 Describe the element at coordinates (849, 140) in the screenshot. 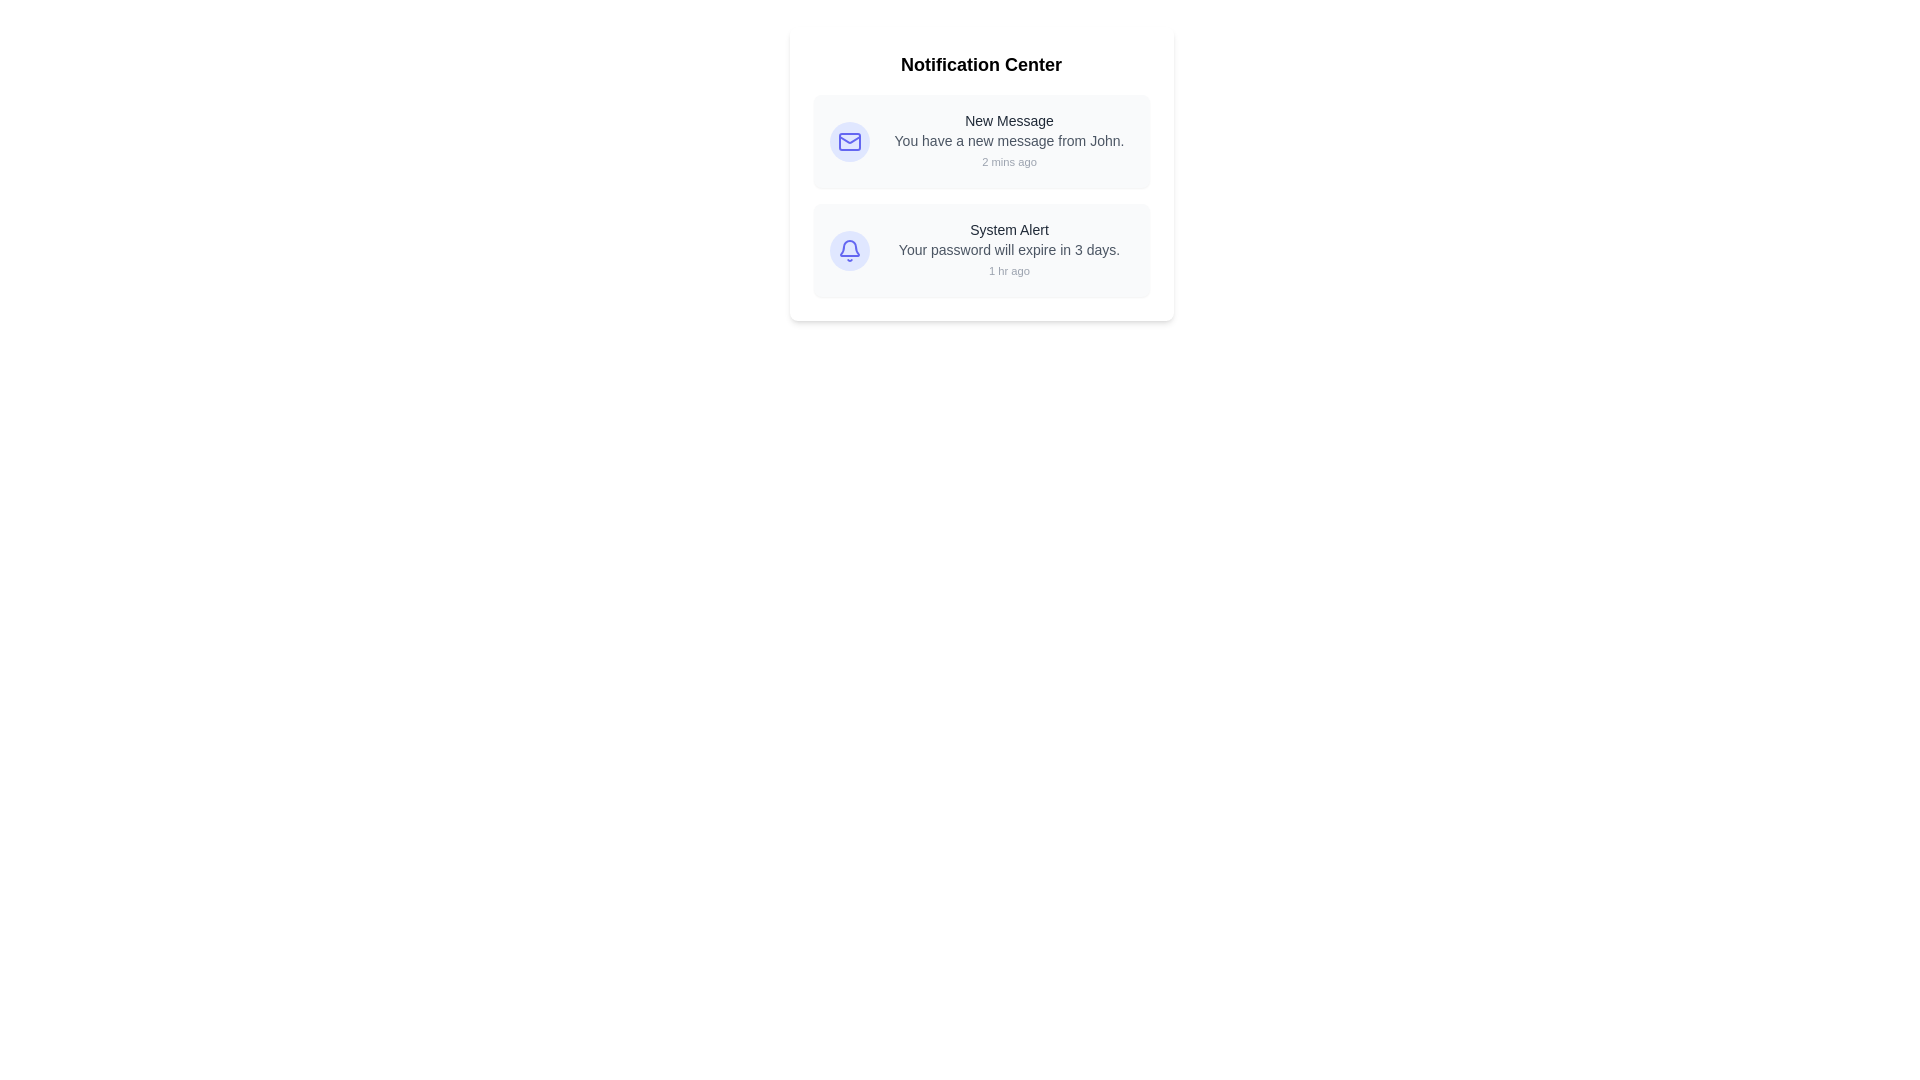

I see `the circular purple mail icon located in the top notification card of the notification center interface, which is aligned vertically with the 'New Message' text` at that location.